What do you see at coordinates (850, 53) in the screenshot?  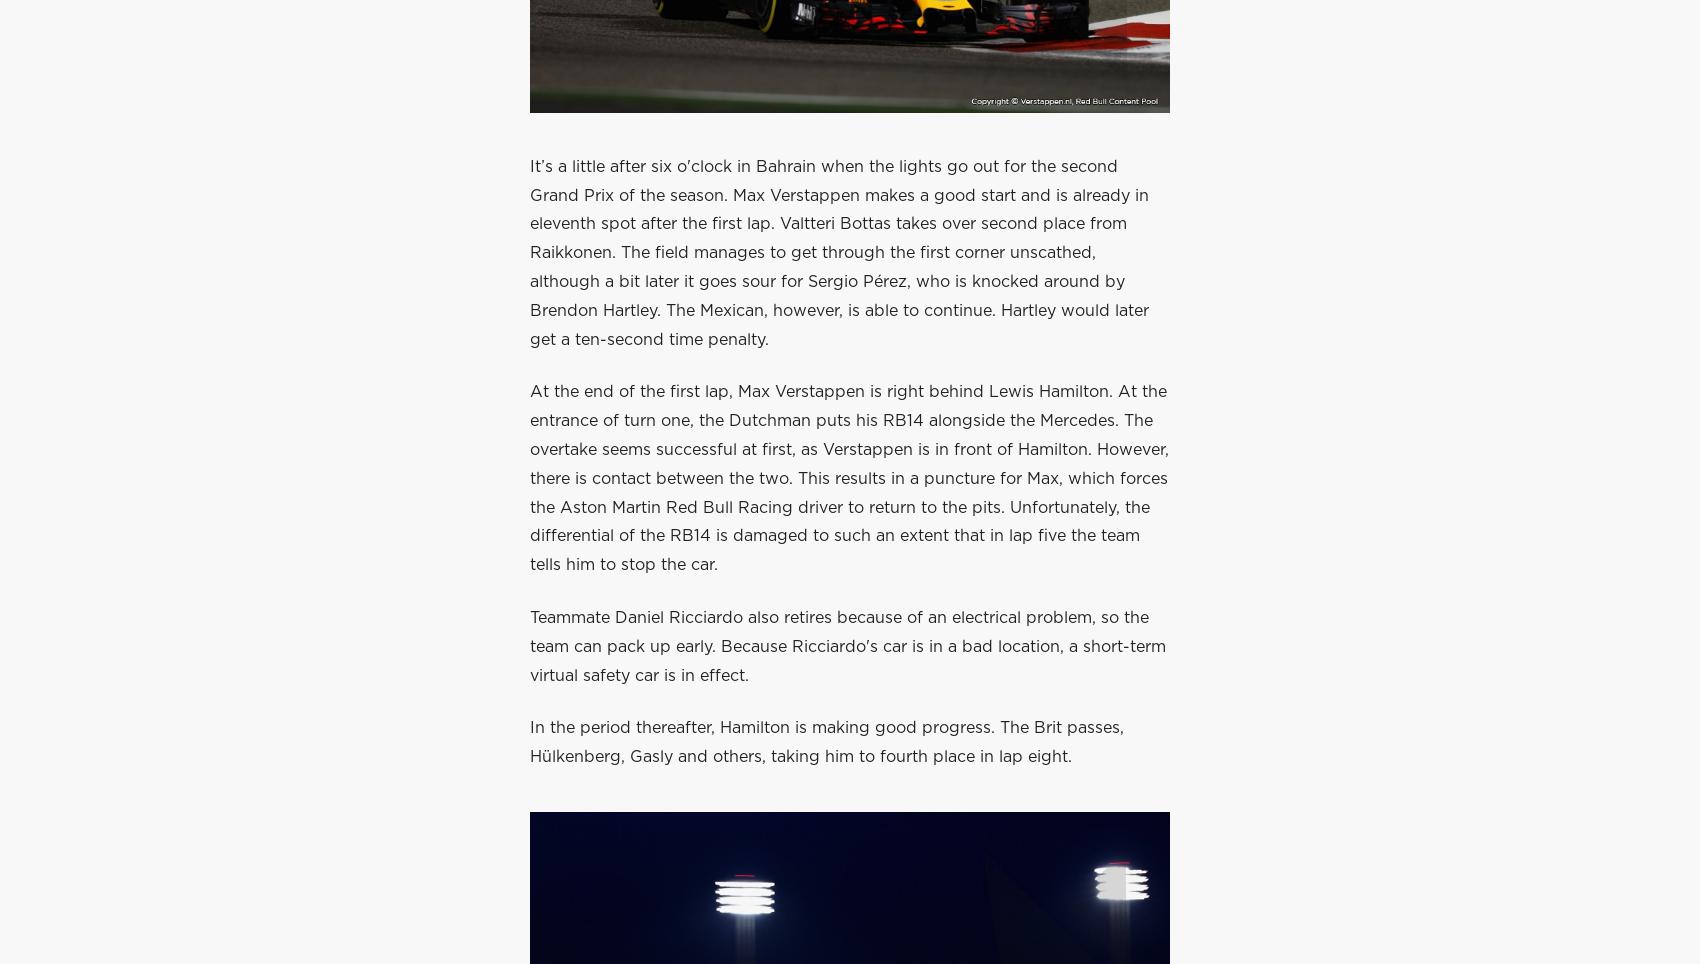 I see `'Contest'` at bounding box center [850, 53].